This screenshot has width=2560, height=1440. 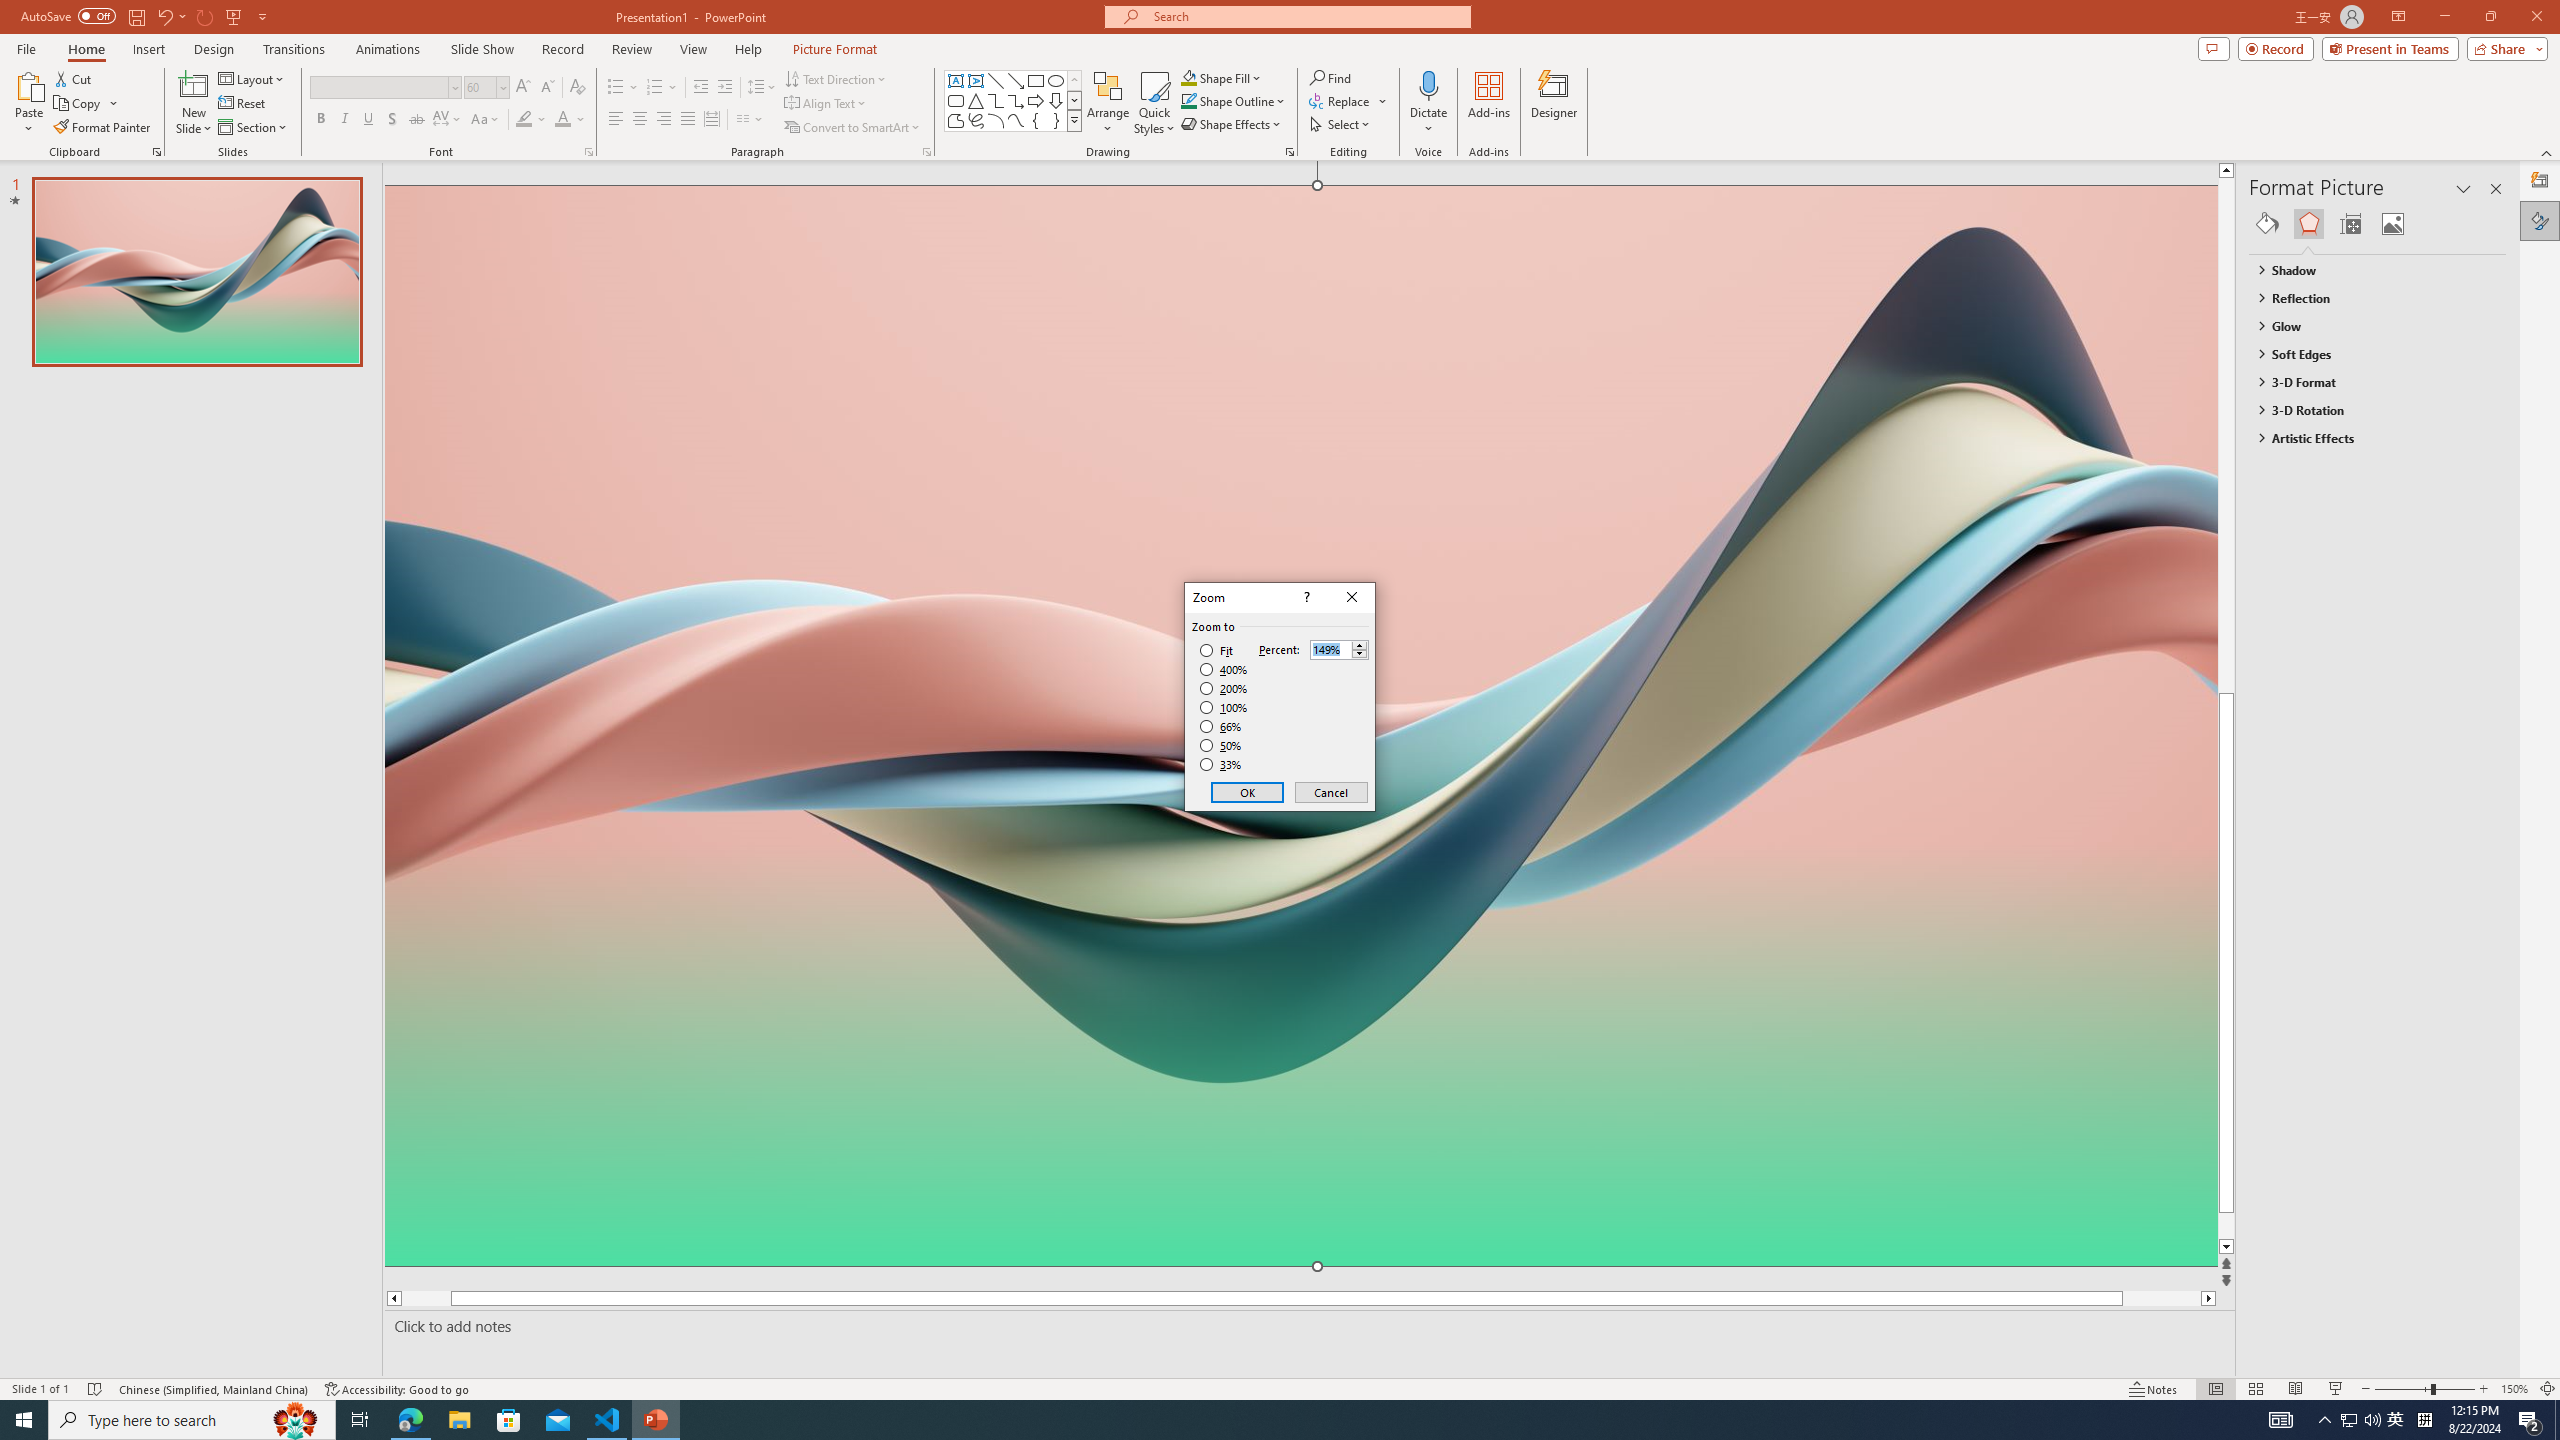 I want to click on '3-D Format', so click(x=2368, y=382).